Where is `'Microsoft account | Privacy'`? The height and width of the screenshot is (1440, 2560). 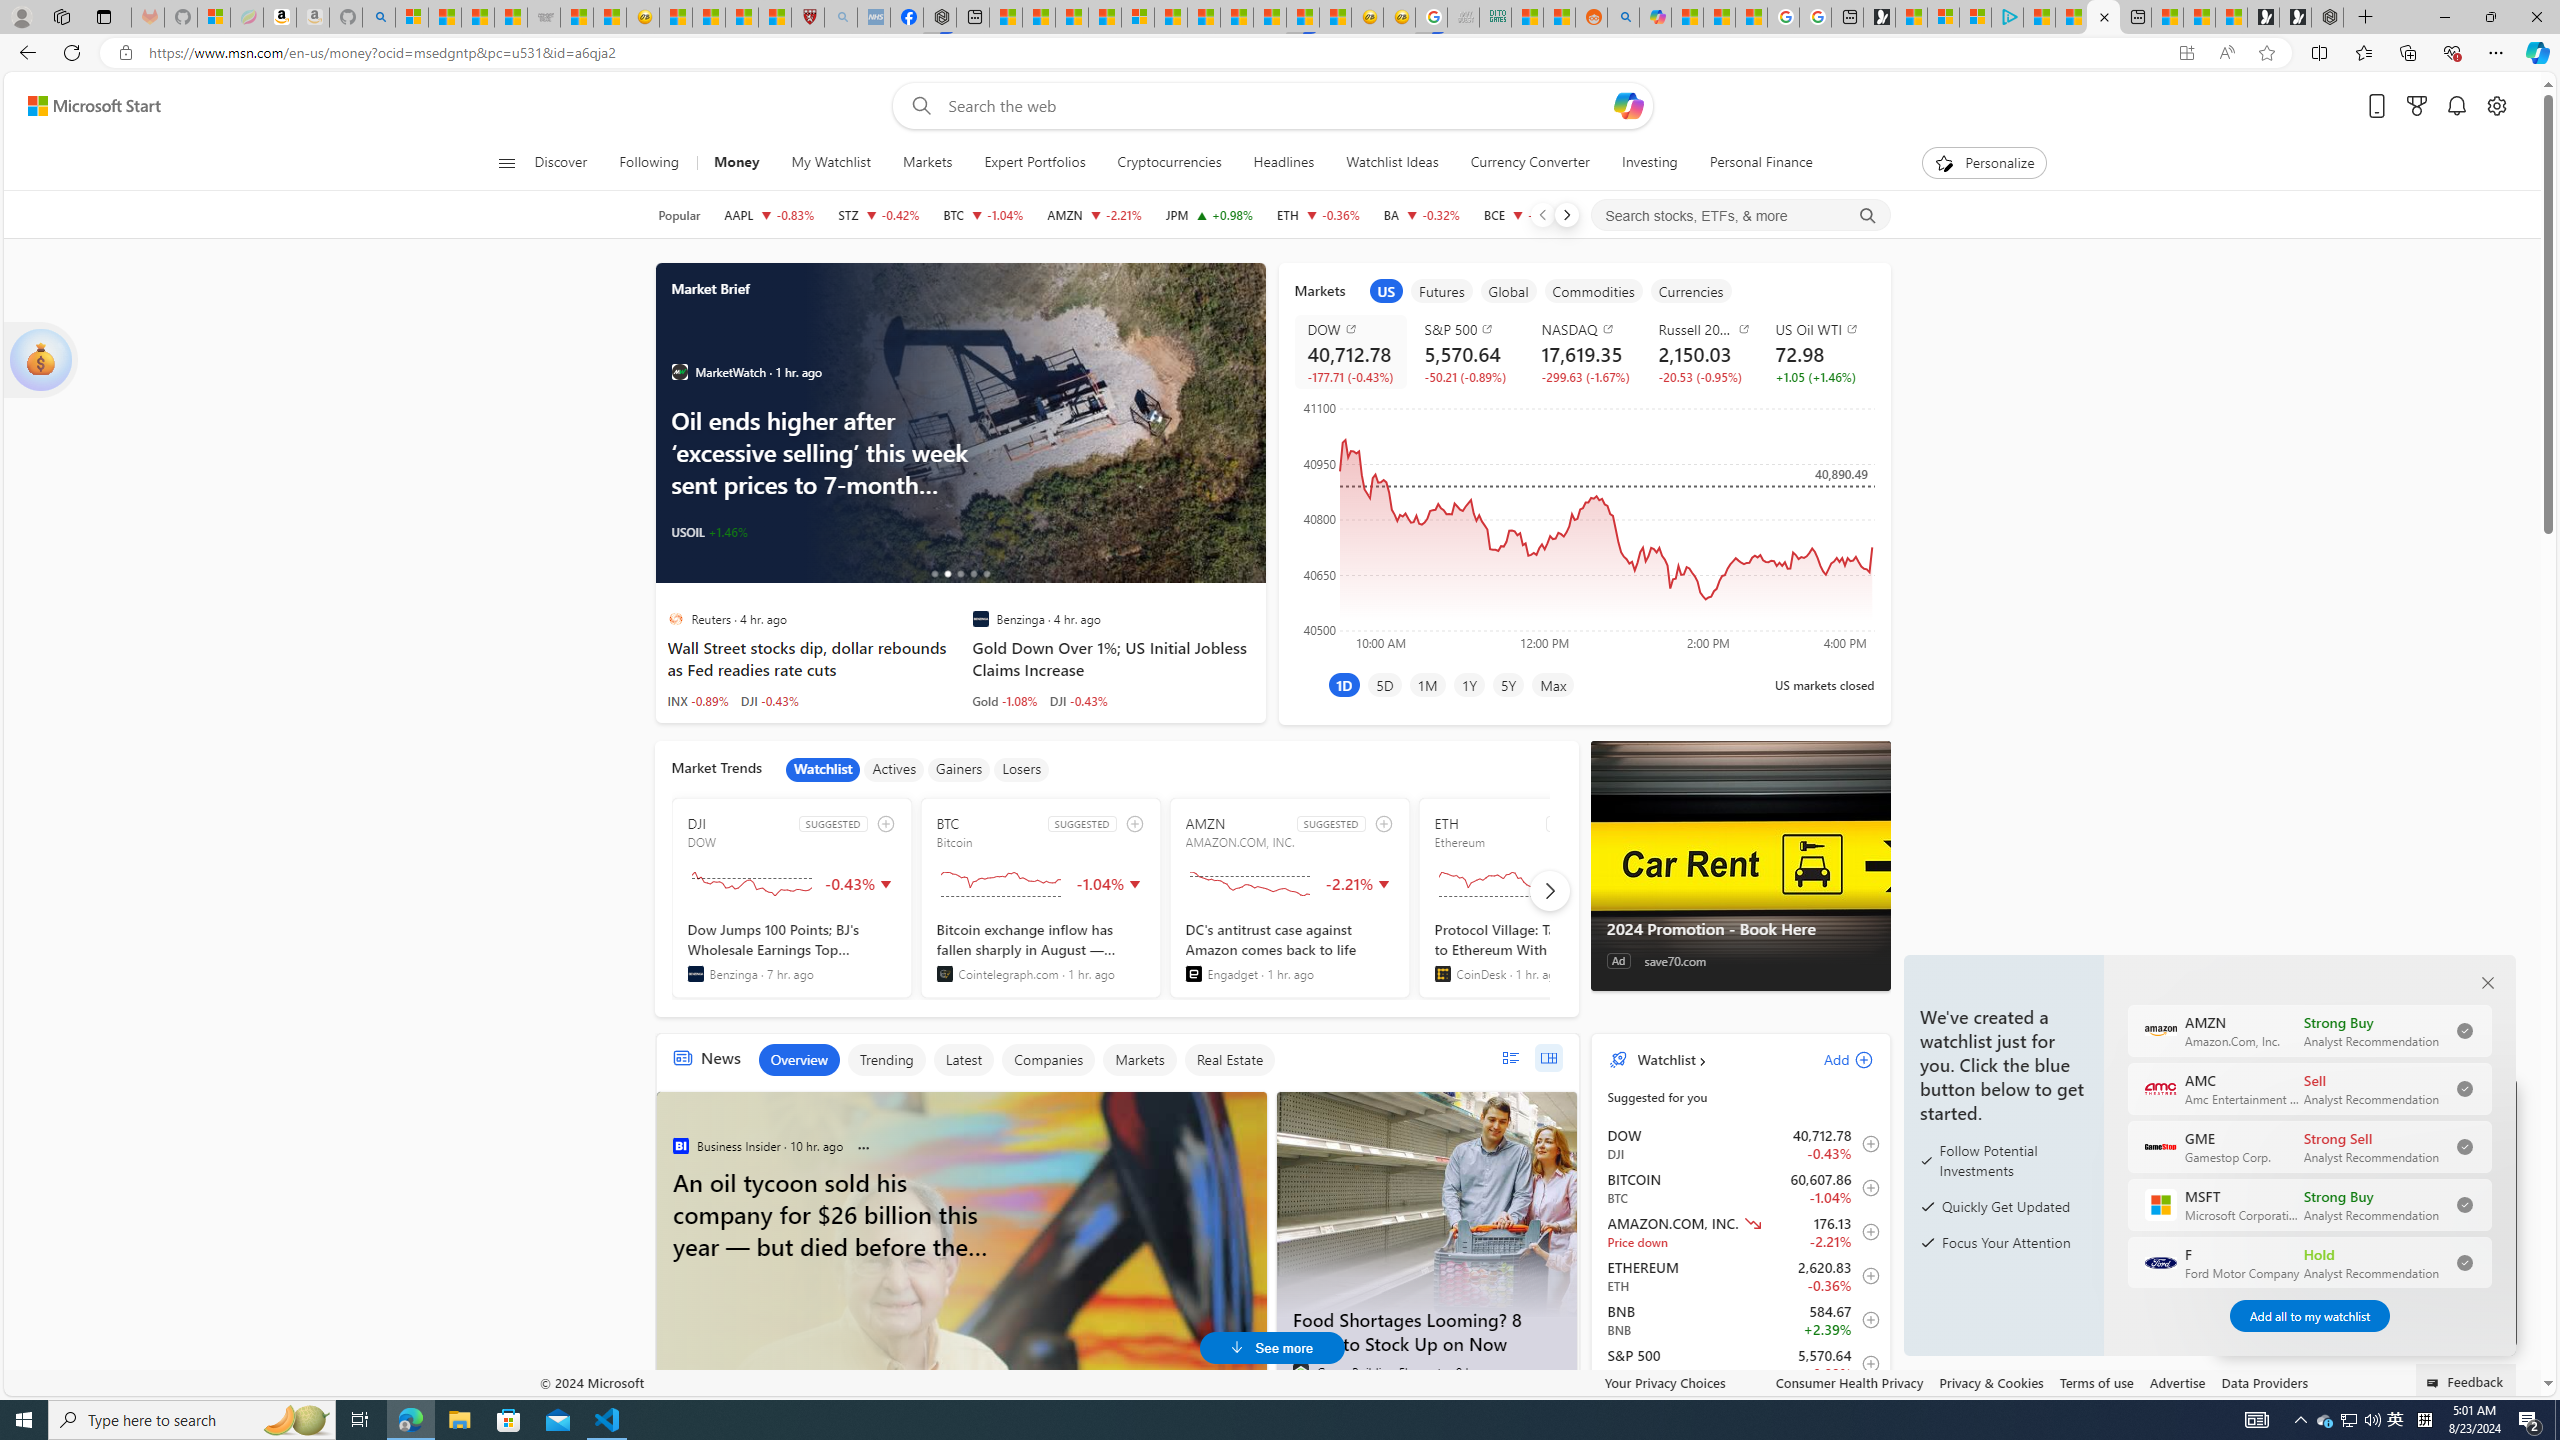 'Microsoft account | Privacy' is located at coordinates (1974, 16).